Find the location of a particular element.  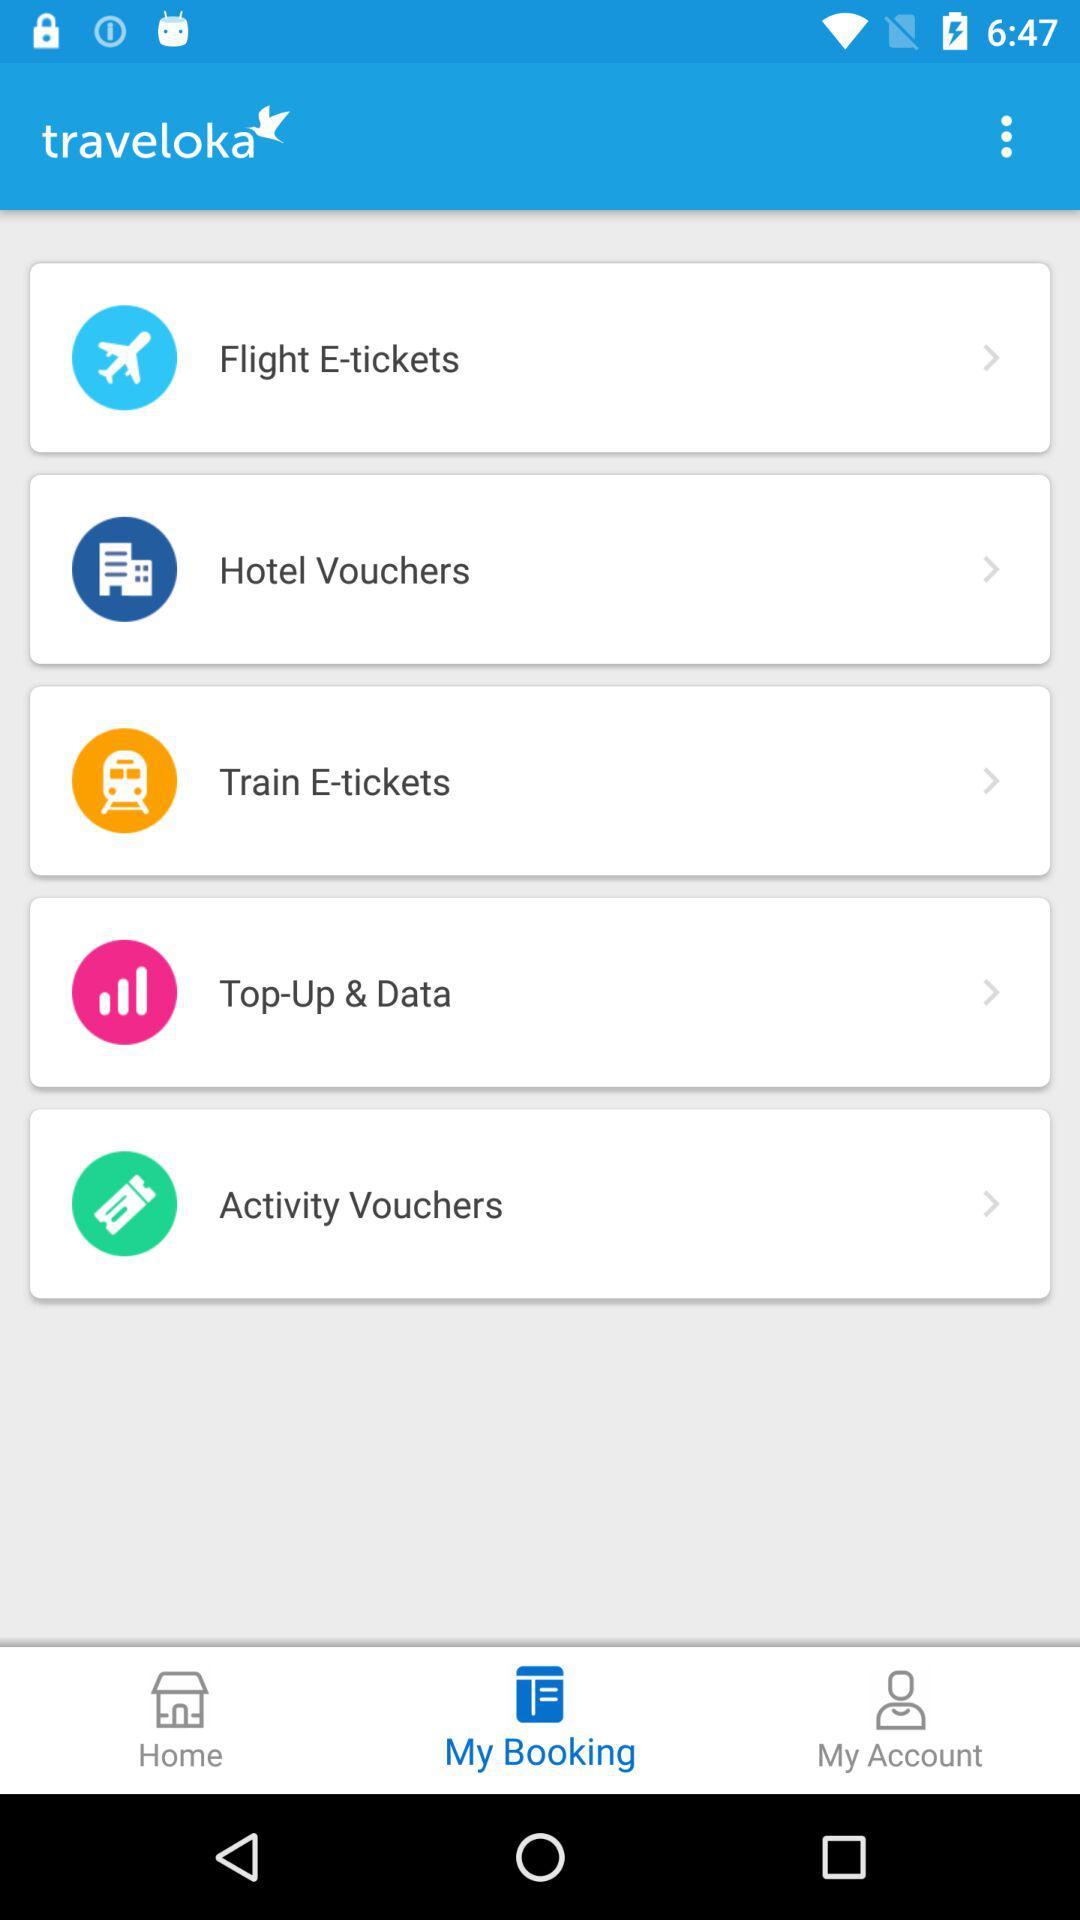

item above flight e-tickets item is located at coordinates (1006, 135).